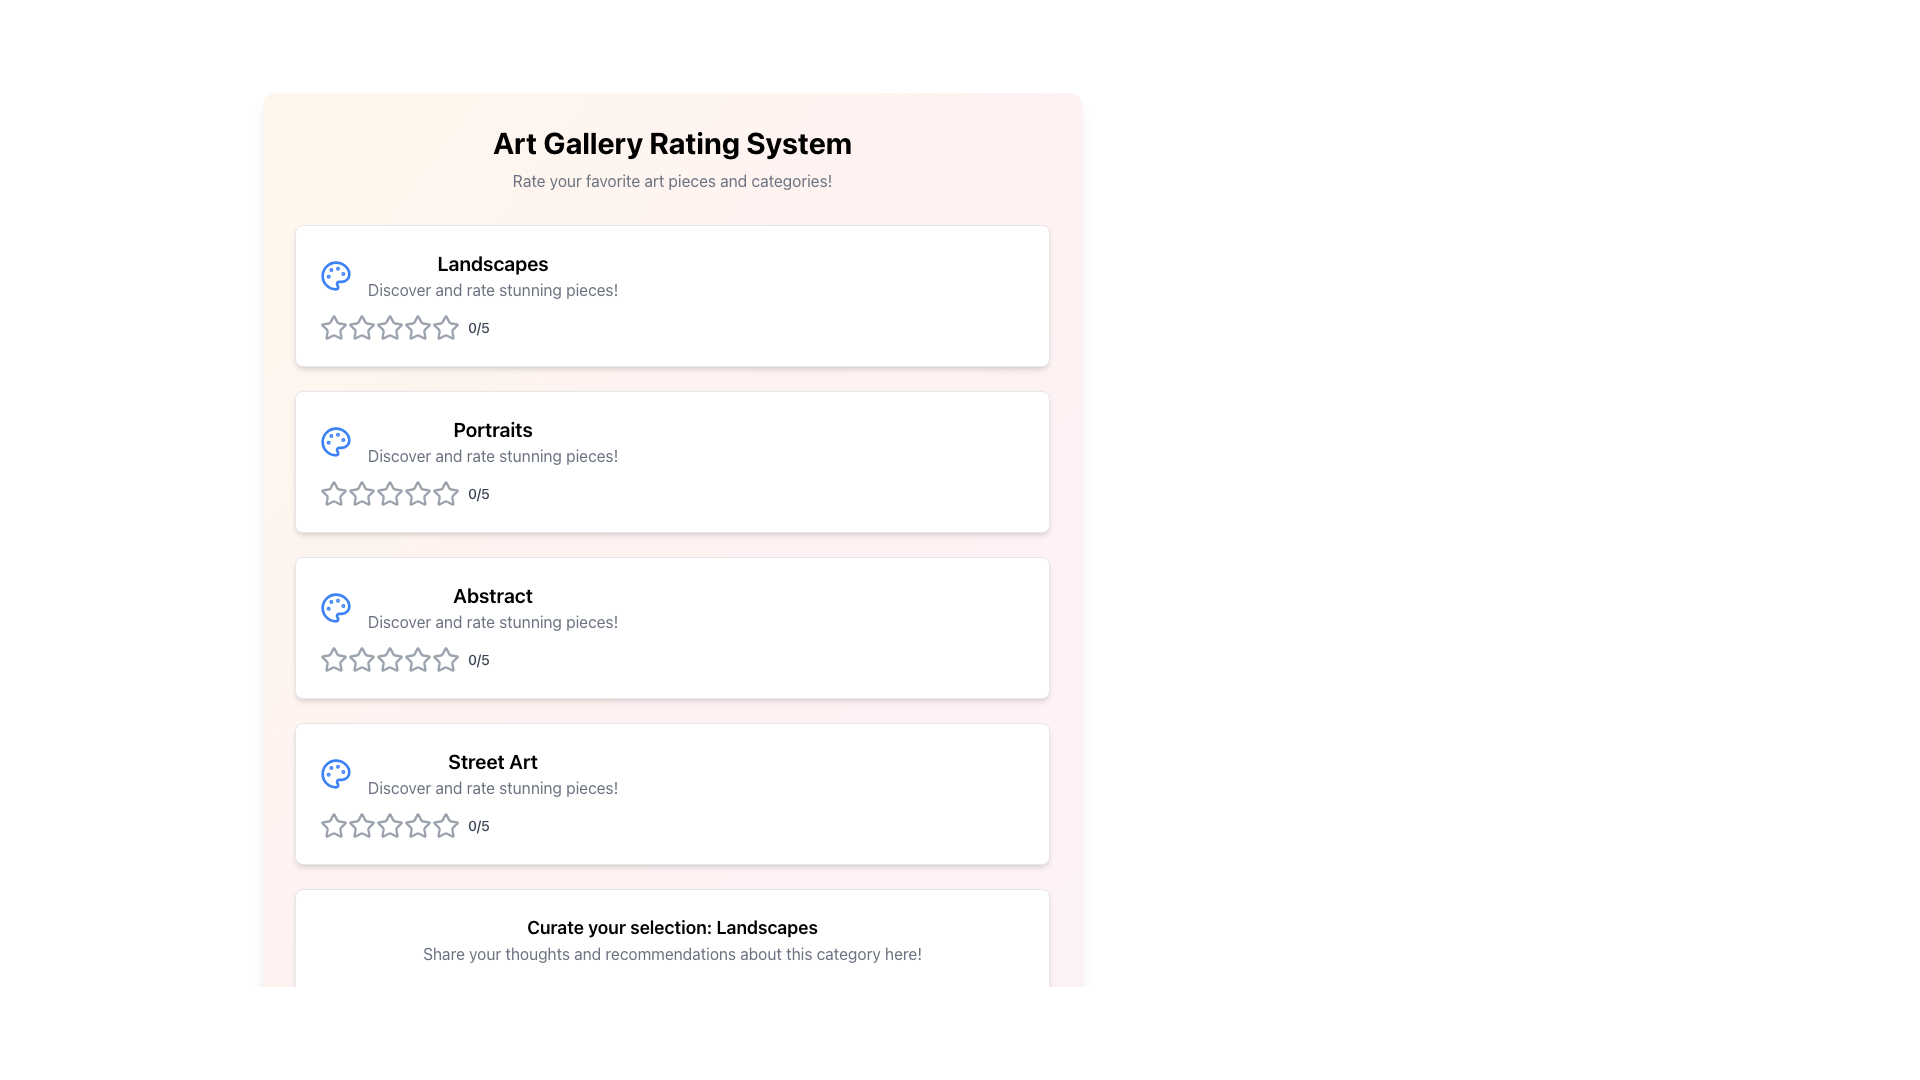 The height and width of the screenshot is (1080, 1920). What do you see at coordinates (361, 326) in the screenshot?
I see `the third star icon in the Landscapes rating section` at bounding box center [361, 326].